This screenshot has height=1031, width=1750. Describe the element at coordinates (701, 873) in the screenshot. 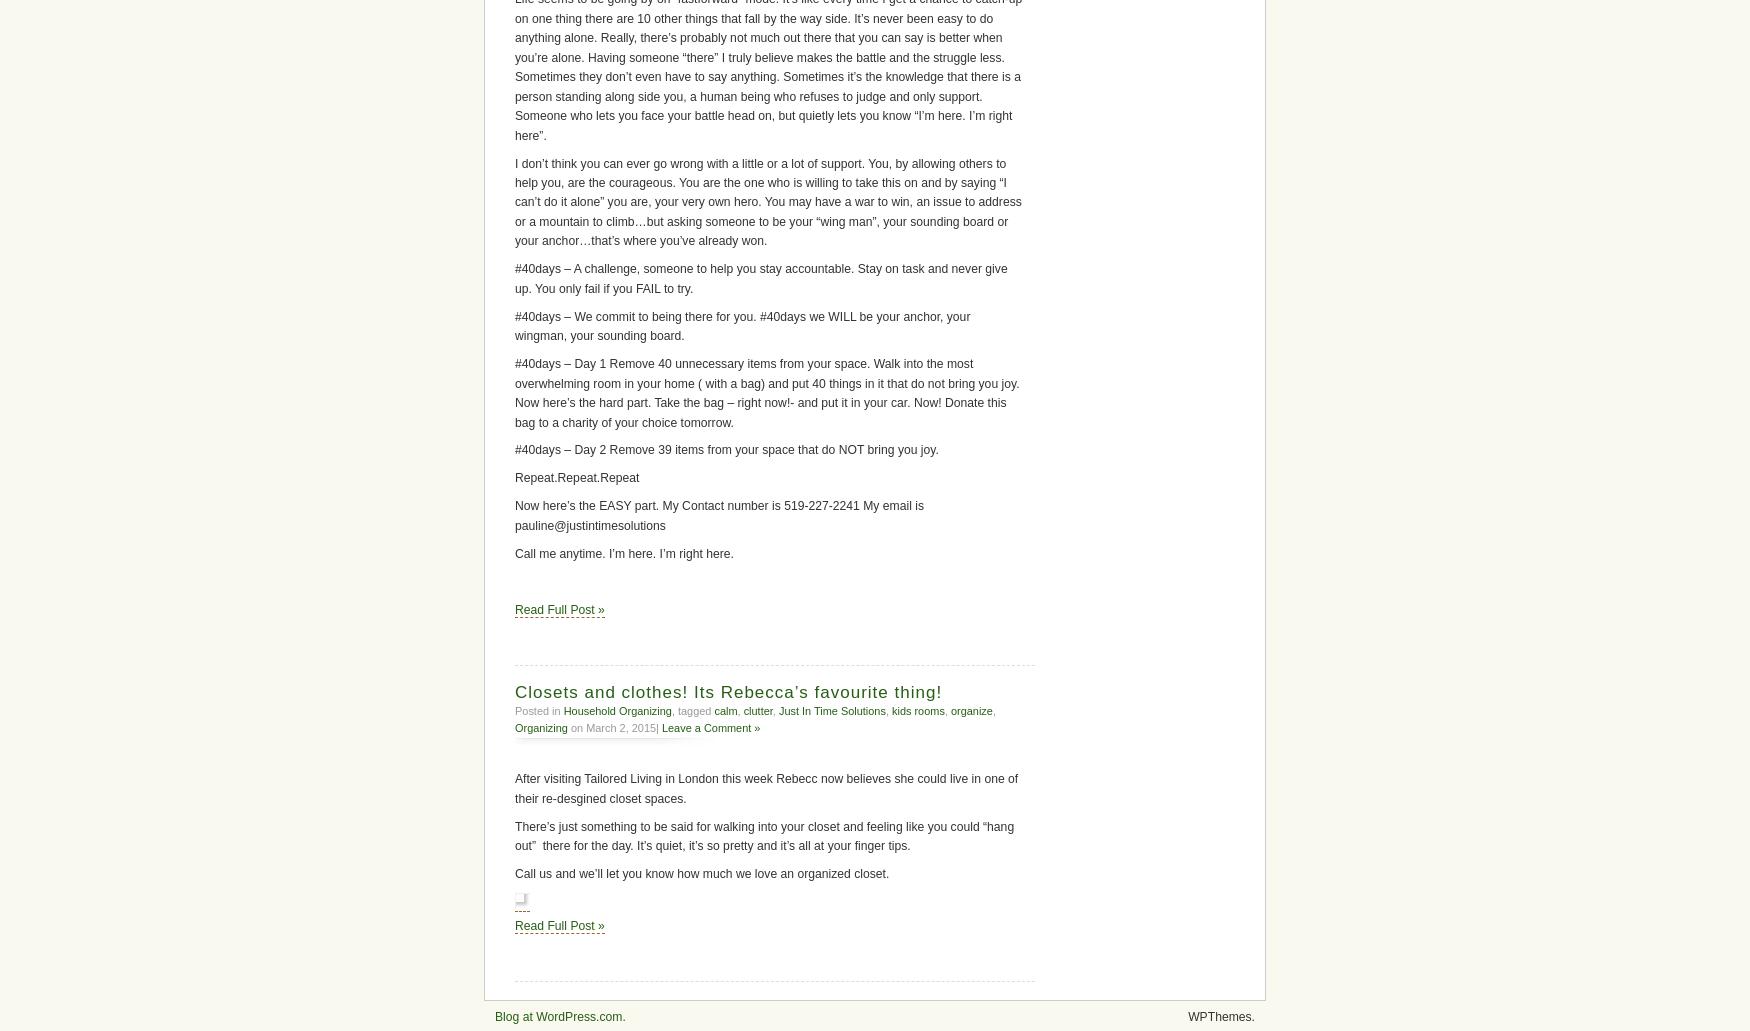

I see `'Call us and we’ll let you know how much we love an organized closet.'` at that location.